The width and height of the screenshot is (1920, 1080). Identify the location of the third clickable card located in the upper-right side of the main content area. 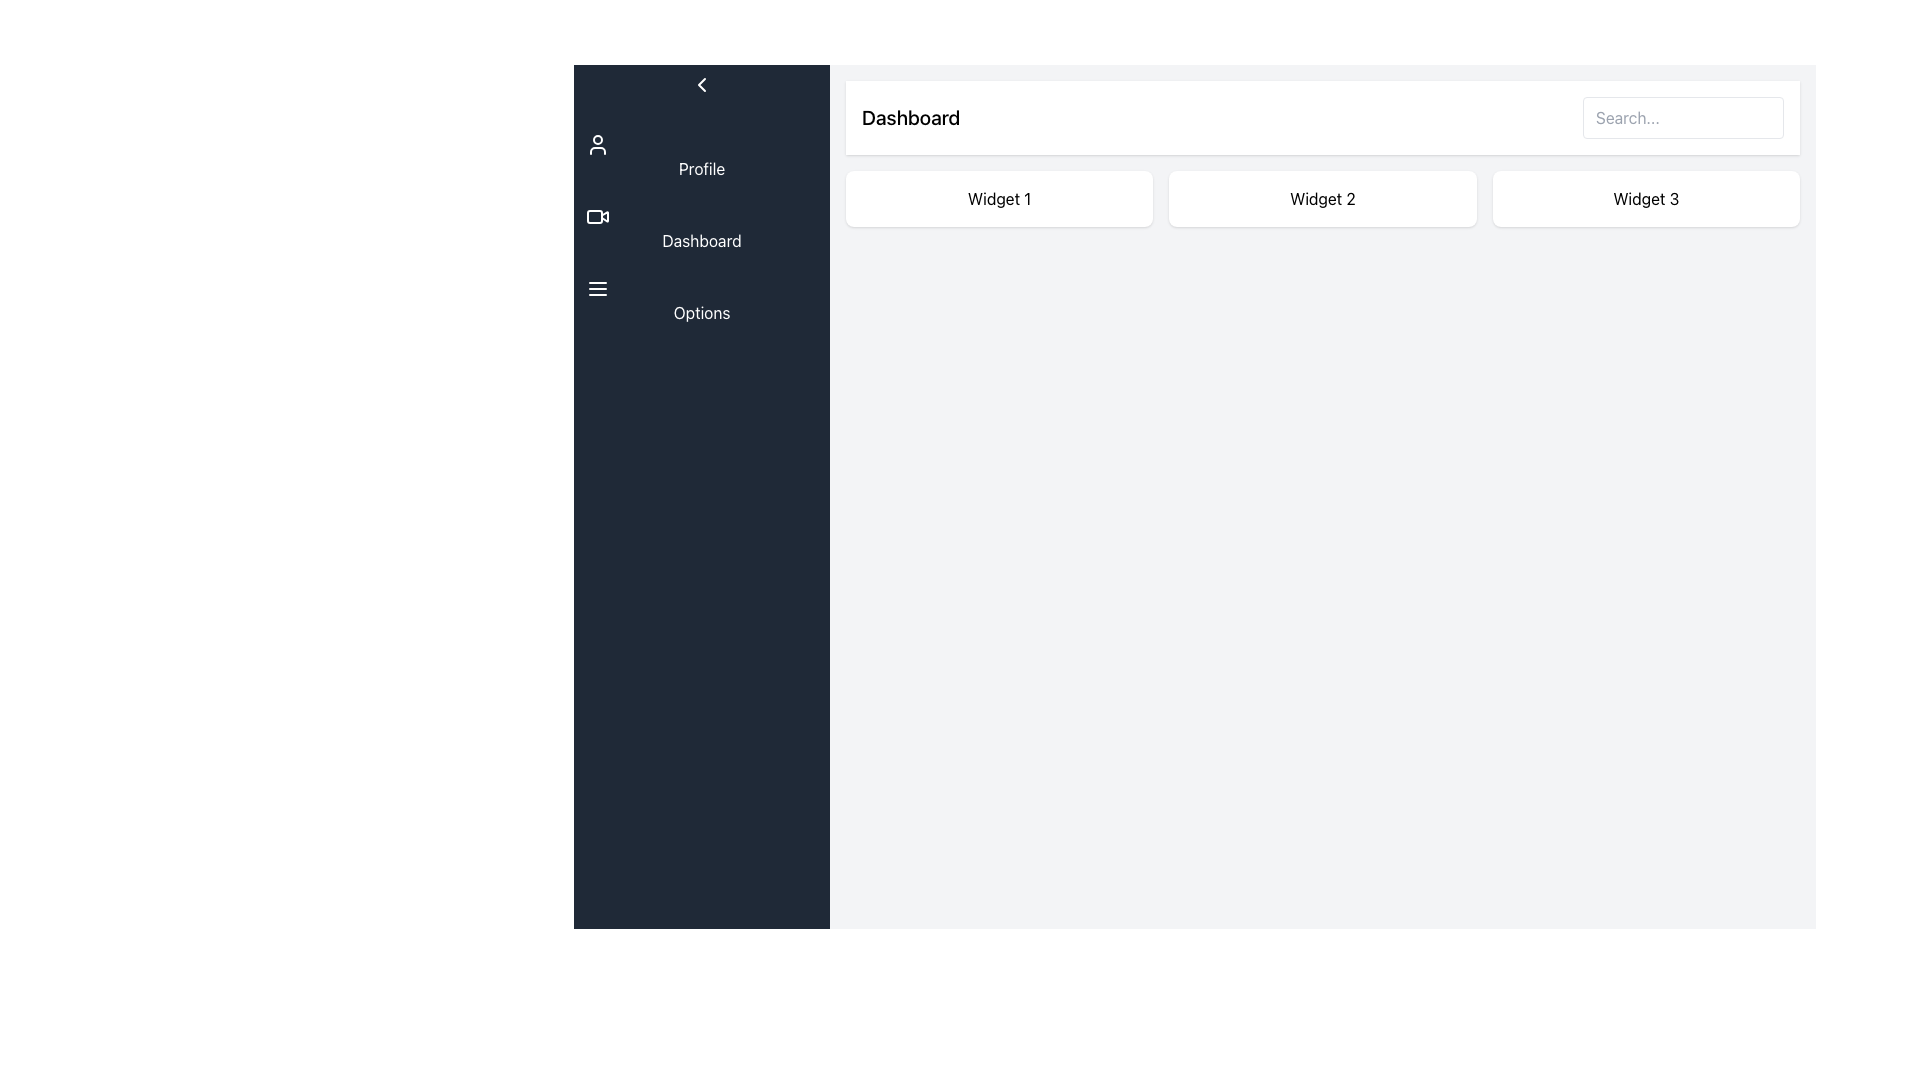
(1646, 199).